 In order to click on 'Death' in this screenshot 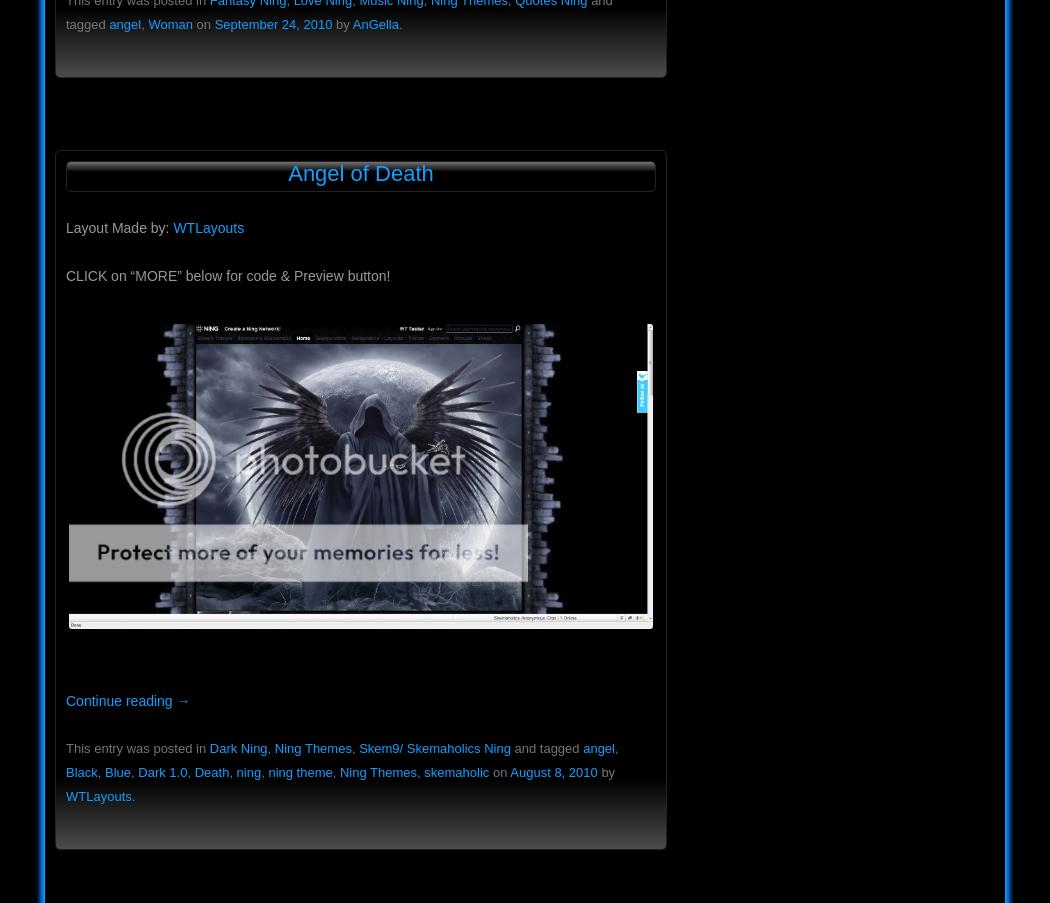, I will do `click(210, 772)`.